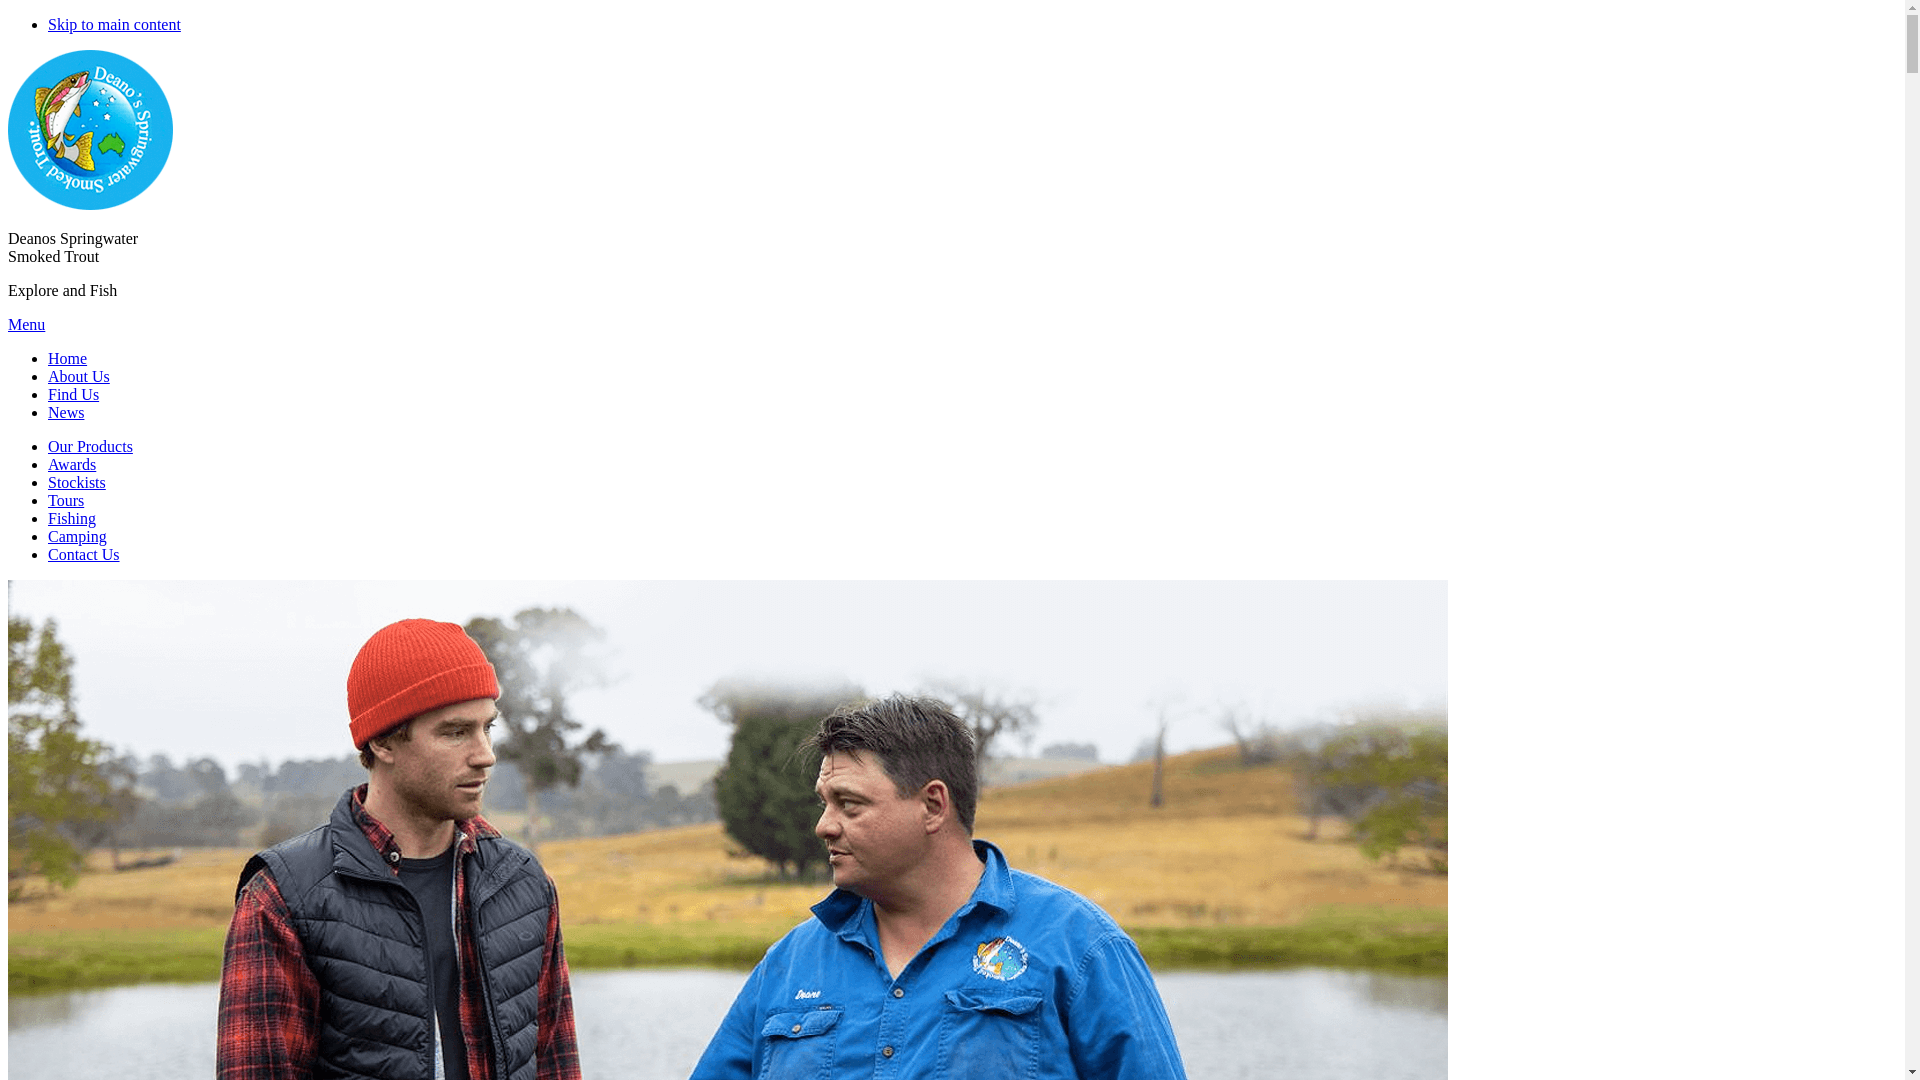 The image size is (1920, 1080). What do you see at coordinates (67, 357) in the screenshot?
I see `'Home'` at bounding box center [67, 357].